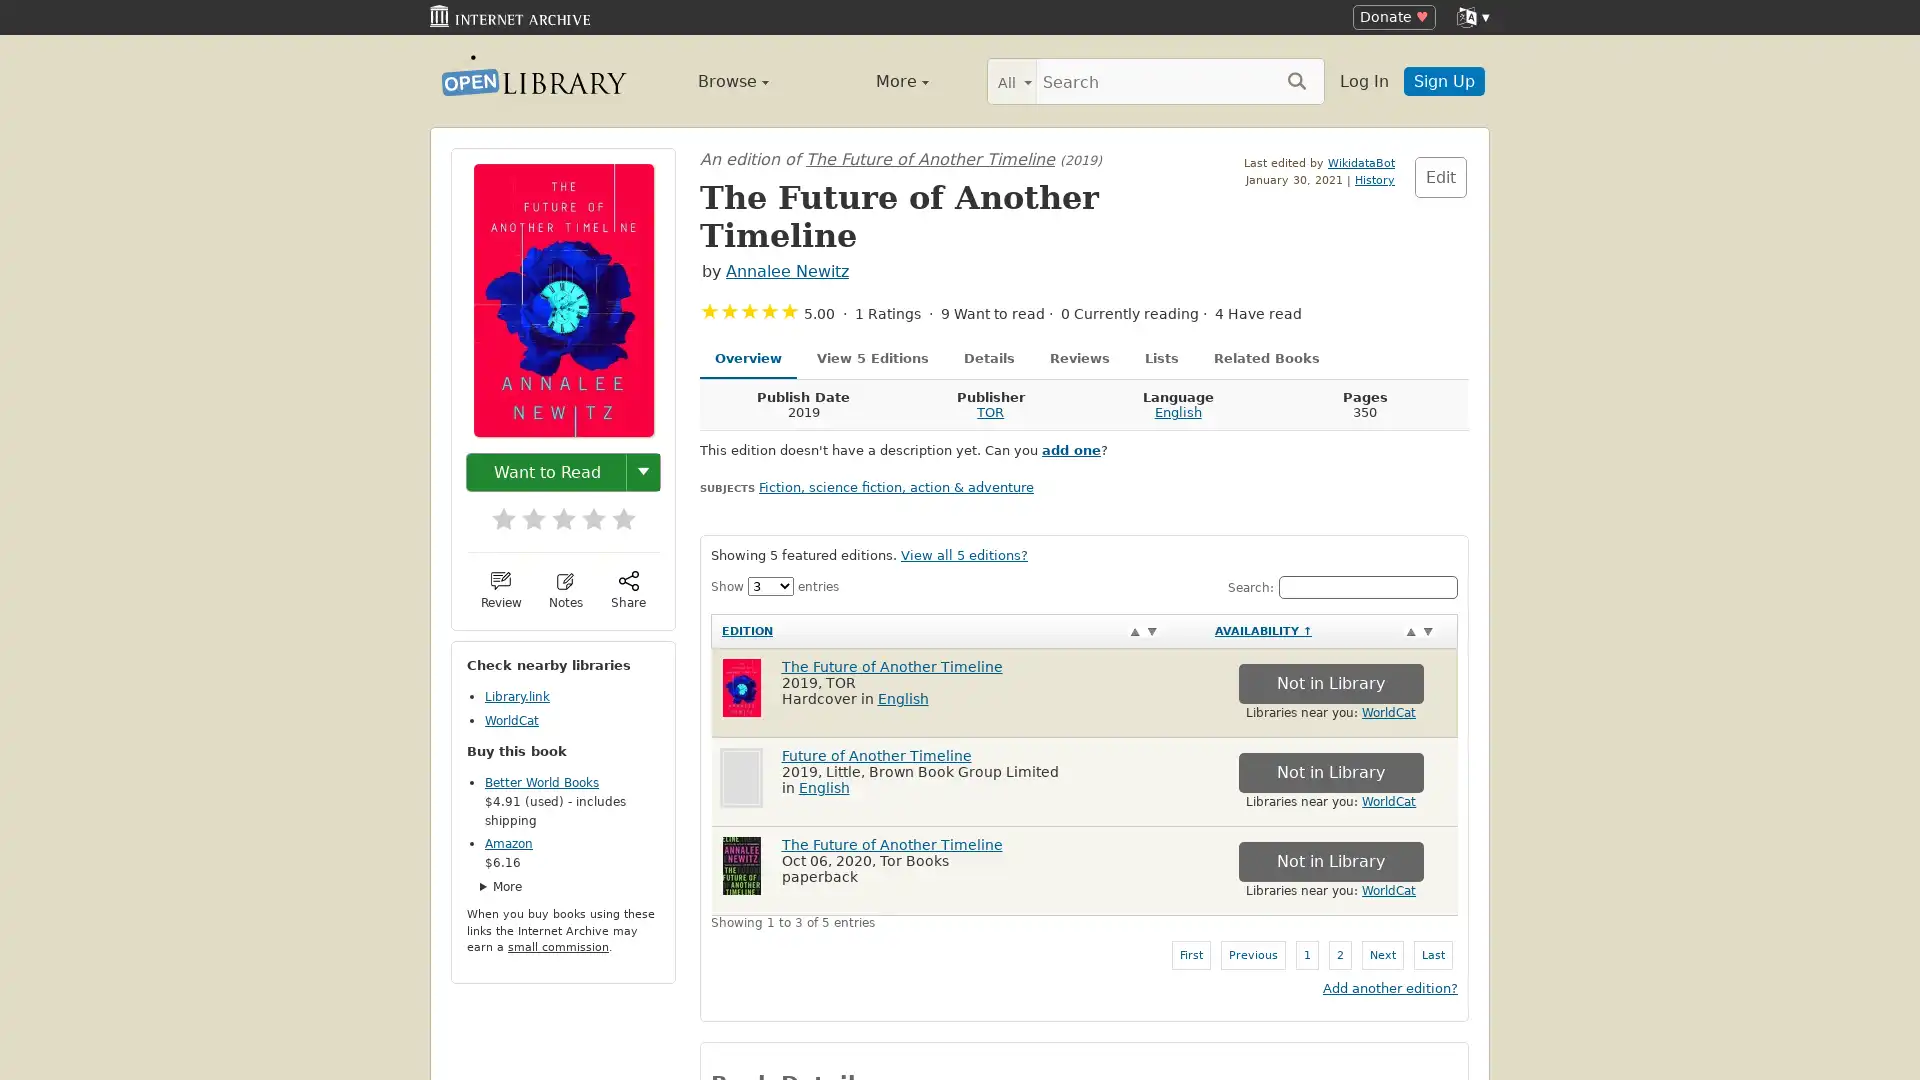 This screenshot has width=1920, height=1080. I want to click on Want to Read, so click(547, 471).